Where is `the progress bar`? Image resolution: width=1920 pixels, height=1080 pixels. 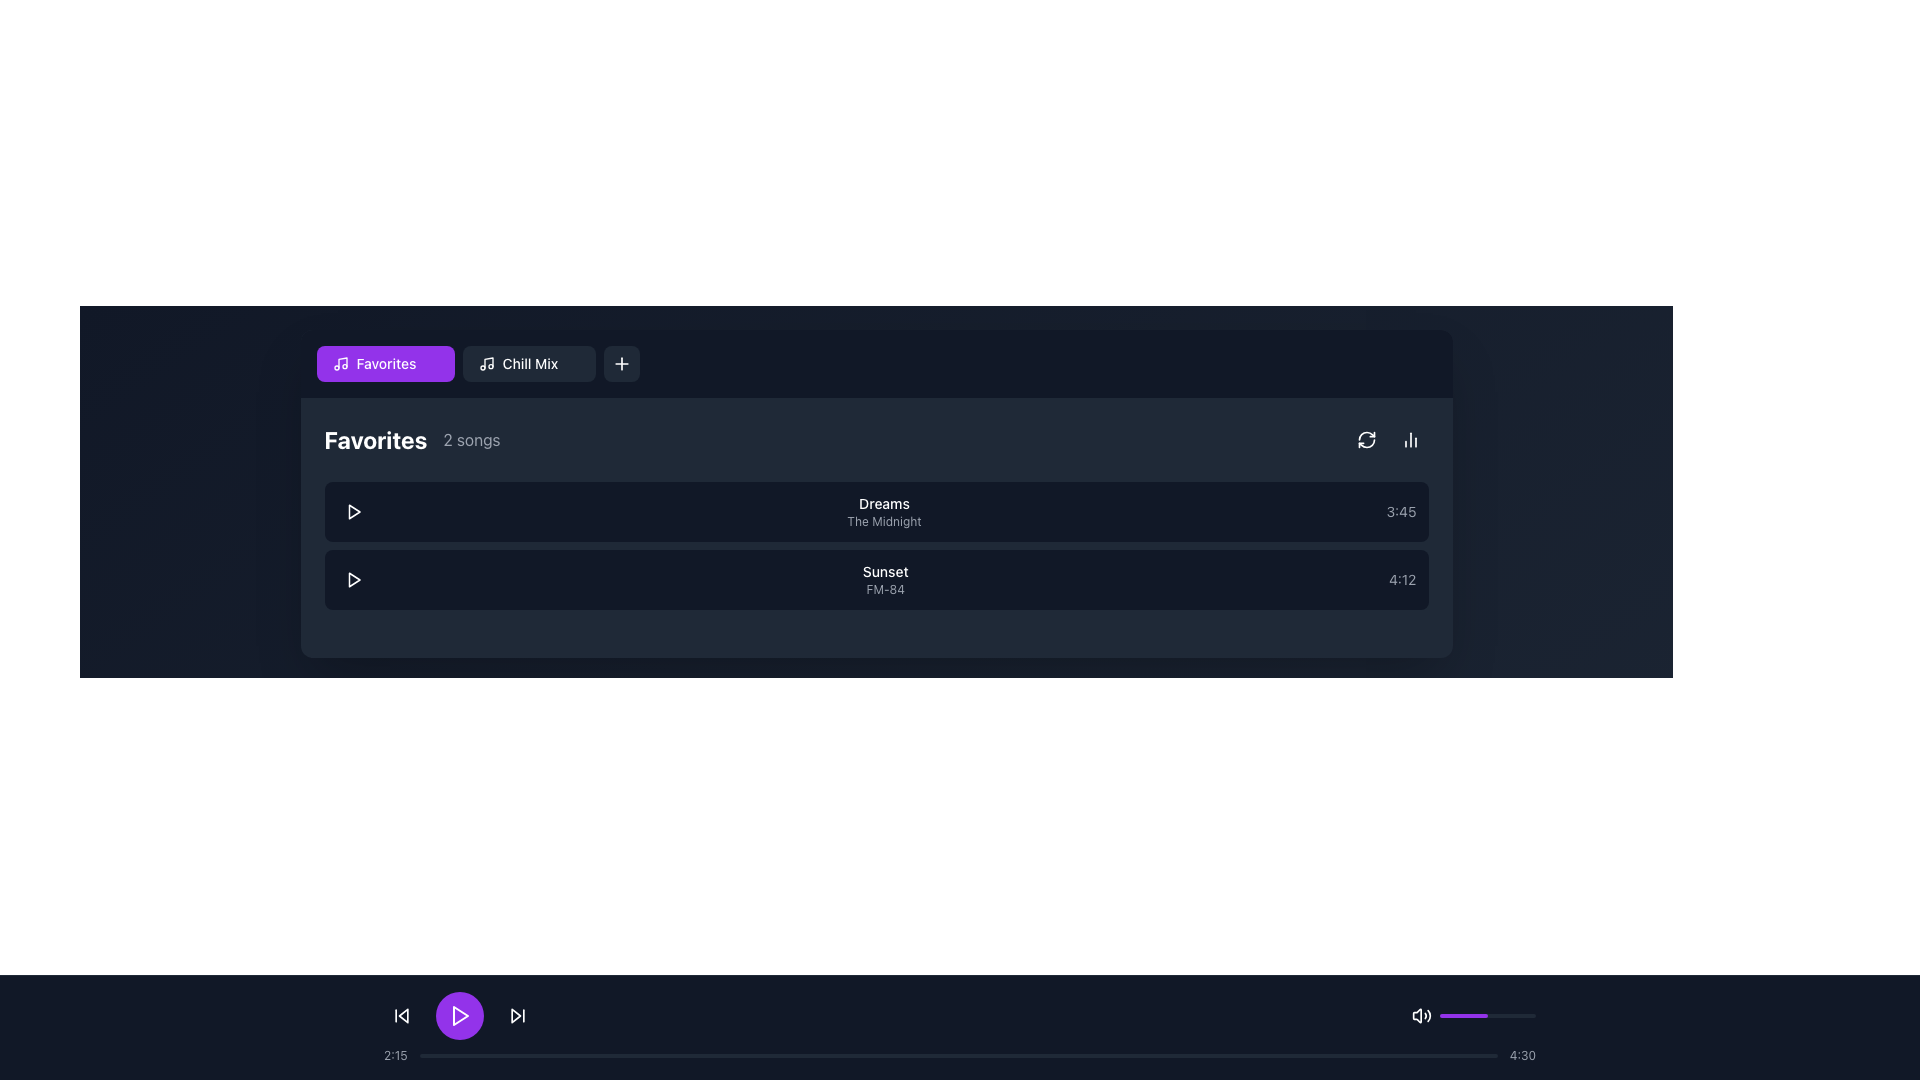 the progress bar is located at coordinates (763, 1055).